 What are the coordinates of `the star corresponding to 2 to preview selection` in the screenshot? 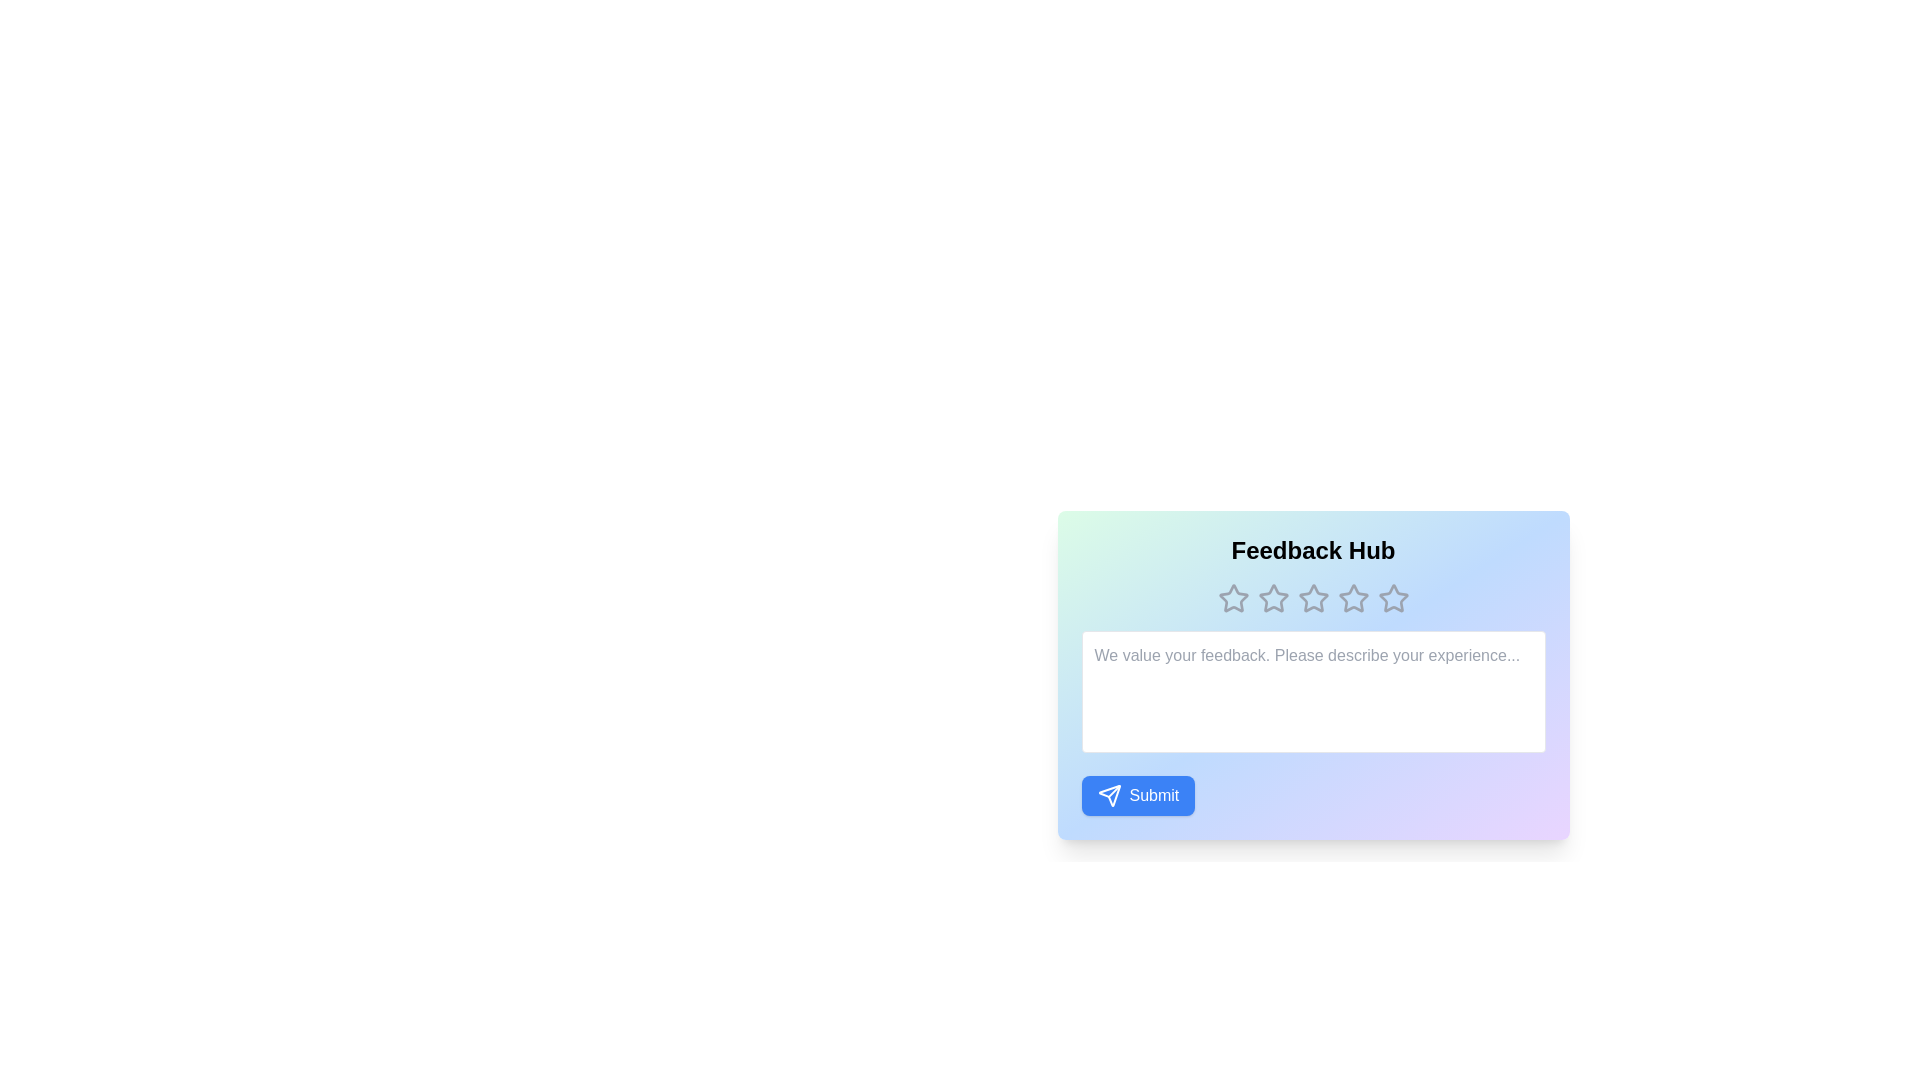 It's located at (1272, 597).